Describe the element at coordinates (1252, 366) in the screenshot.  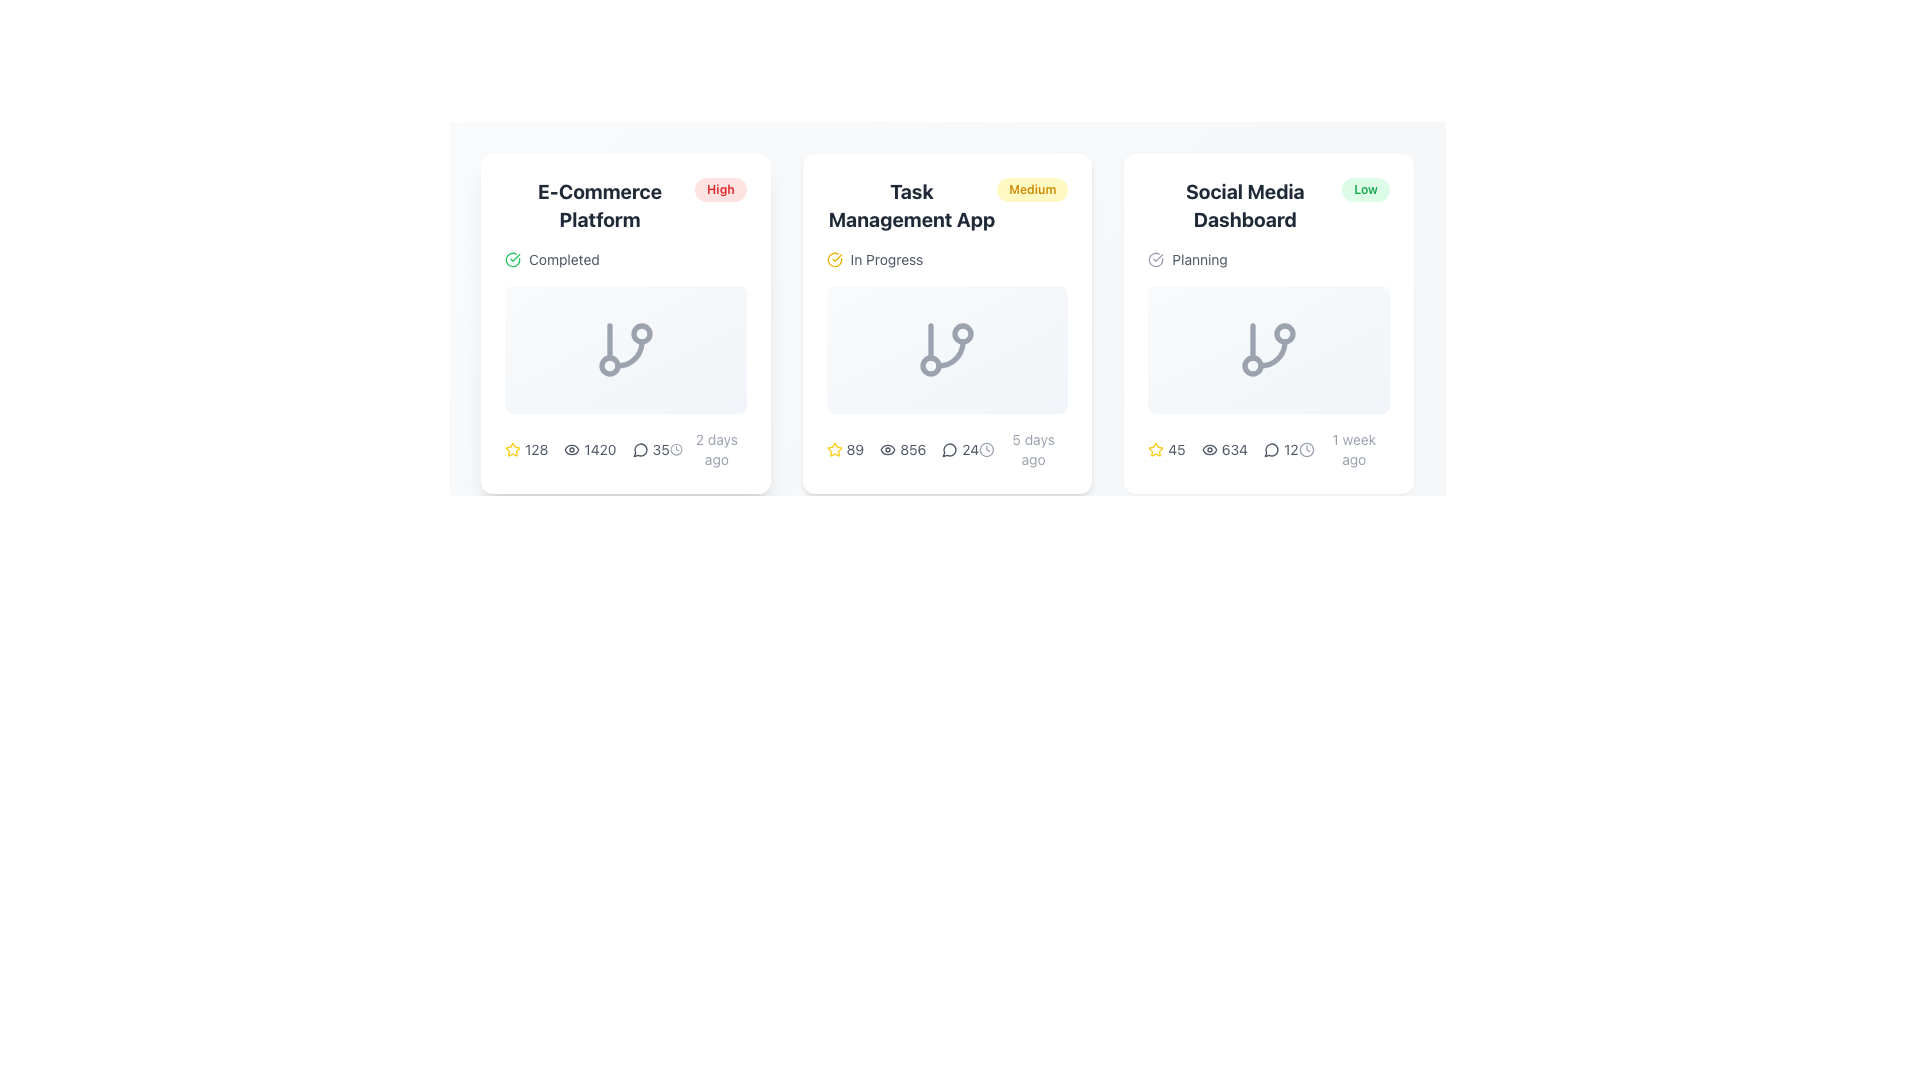
I see `the bottom-left SVG Circle component in the diagram, which represents a branching point or node` at that location.